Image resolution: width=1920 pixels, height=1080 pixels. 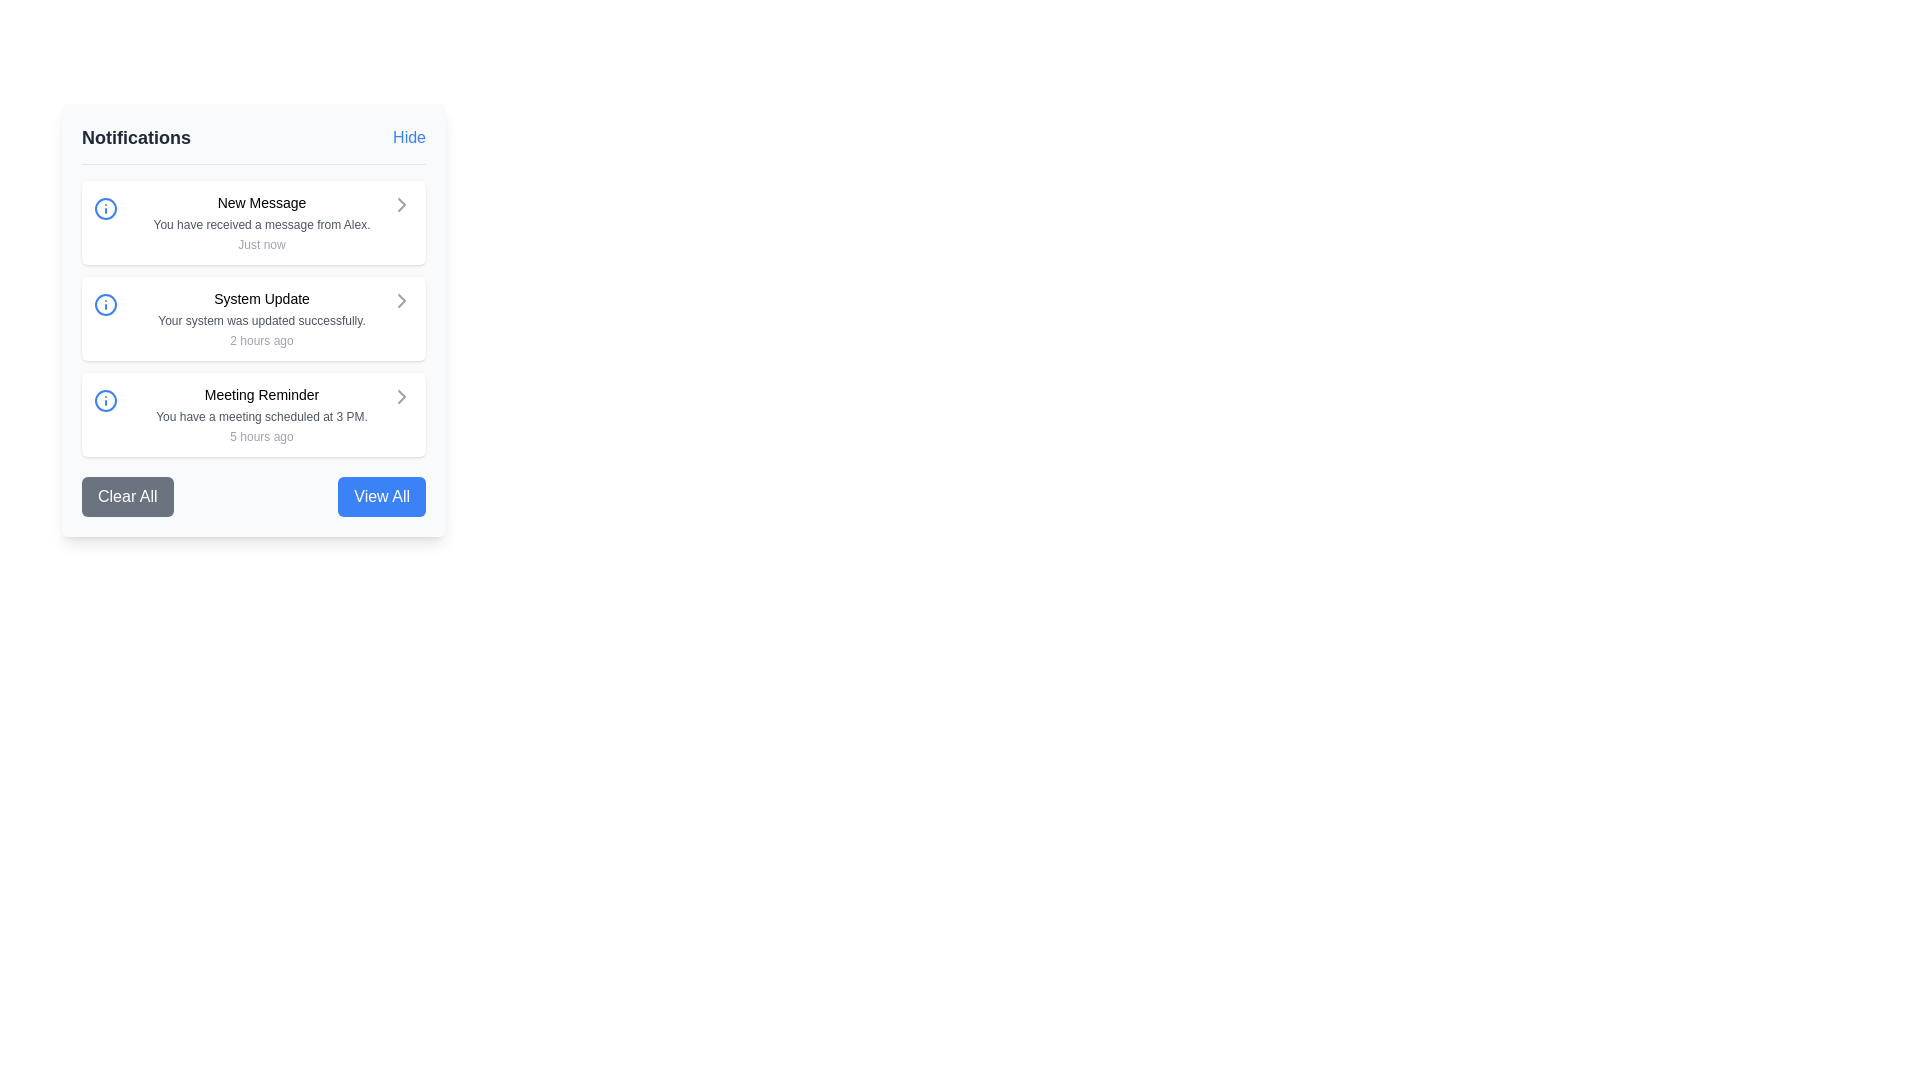 What do you see at coordinates (401, 204) in the screenshot?
I see `the right-facing gray chevron icon located in the upper-right corner of the 'New Message' notification card` at bounding box center [401, 204].